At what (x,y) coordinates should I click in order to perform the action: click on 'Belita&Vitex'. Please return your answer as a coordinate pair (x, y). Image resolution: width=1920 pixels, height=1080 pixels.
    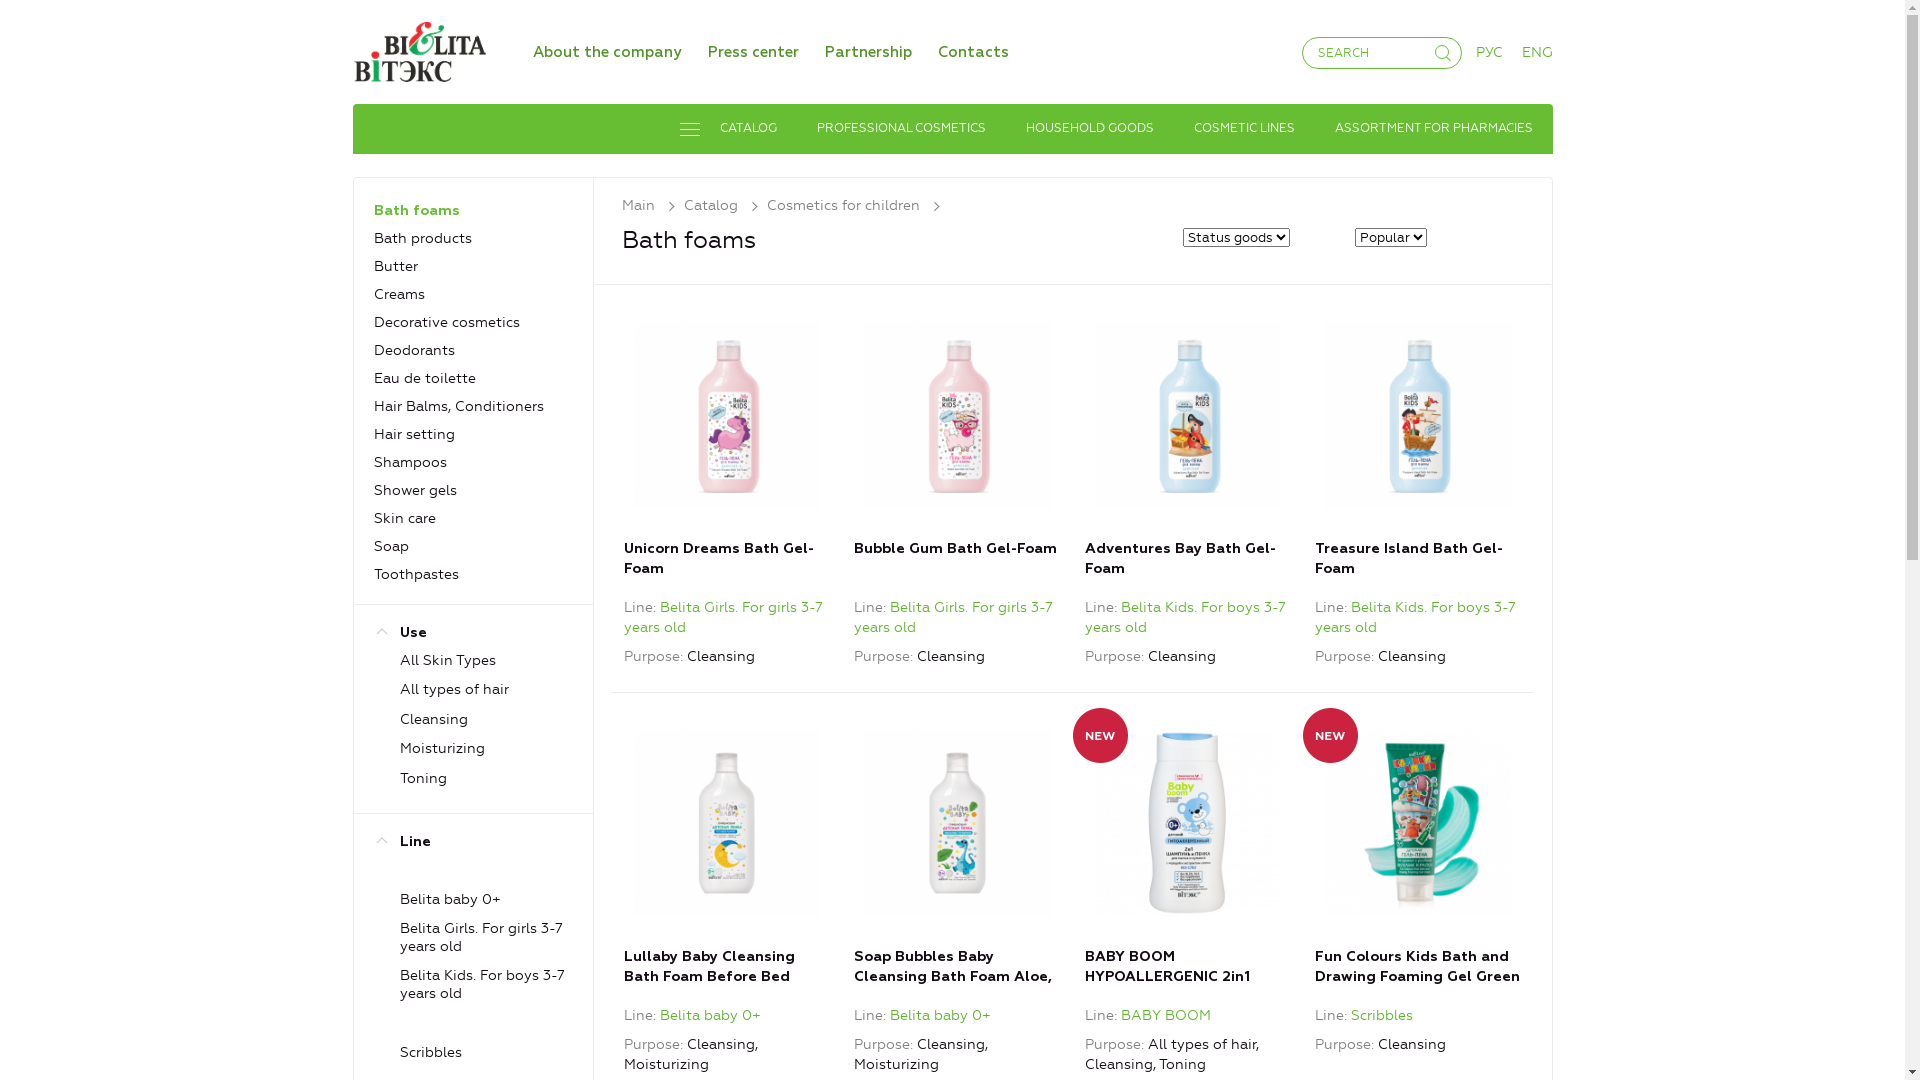
    Looking at the image, I should click on (417, 47).